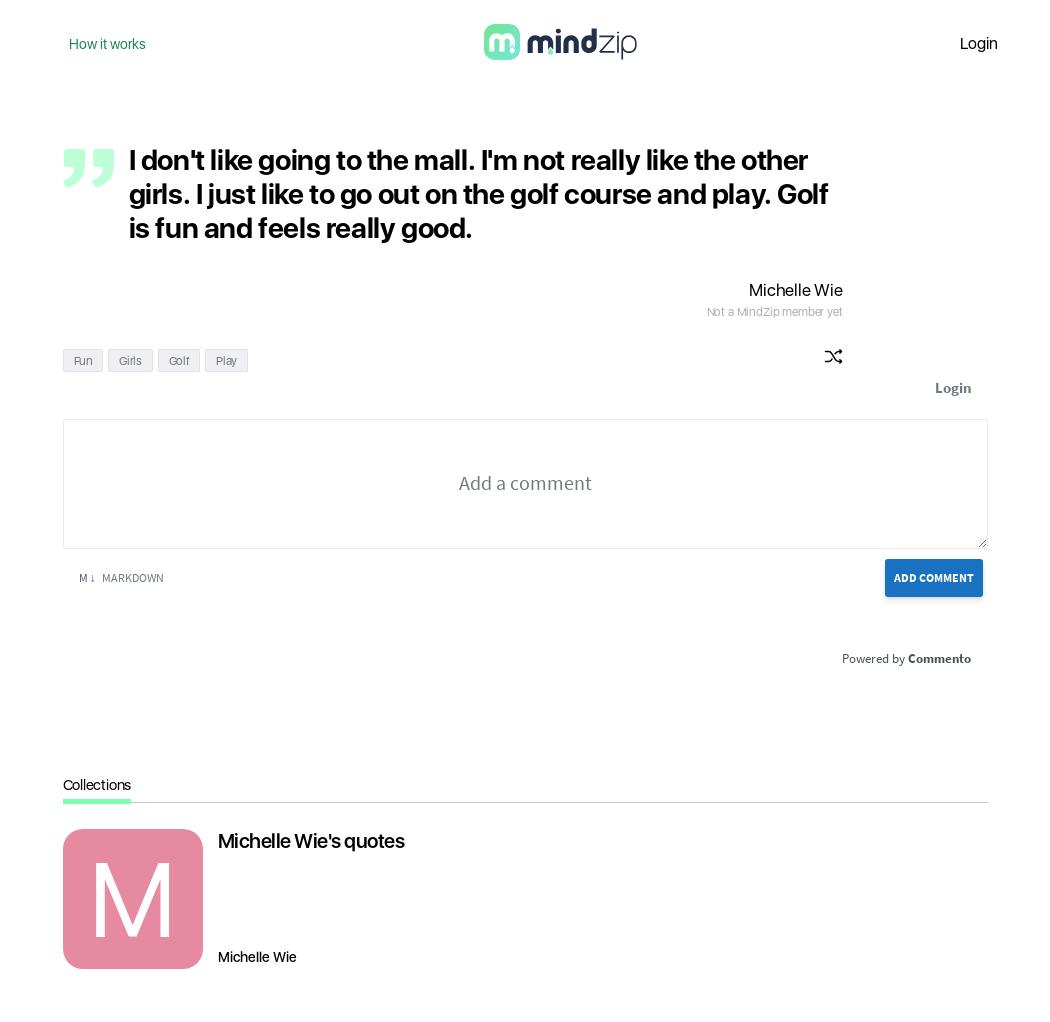  I want to click on 'Collections', so click(96, 784).